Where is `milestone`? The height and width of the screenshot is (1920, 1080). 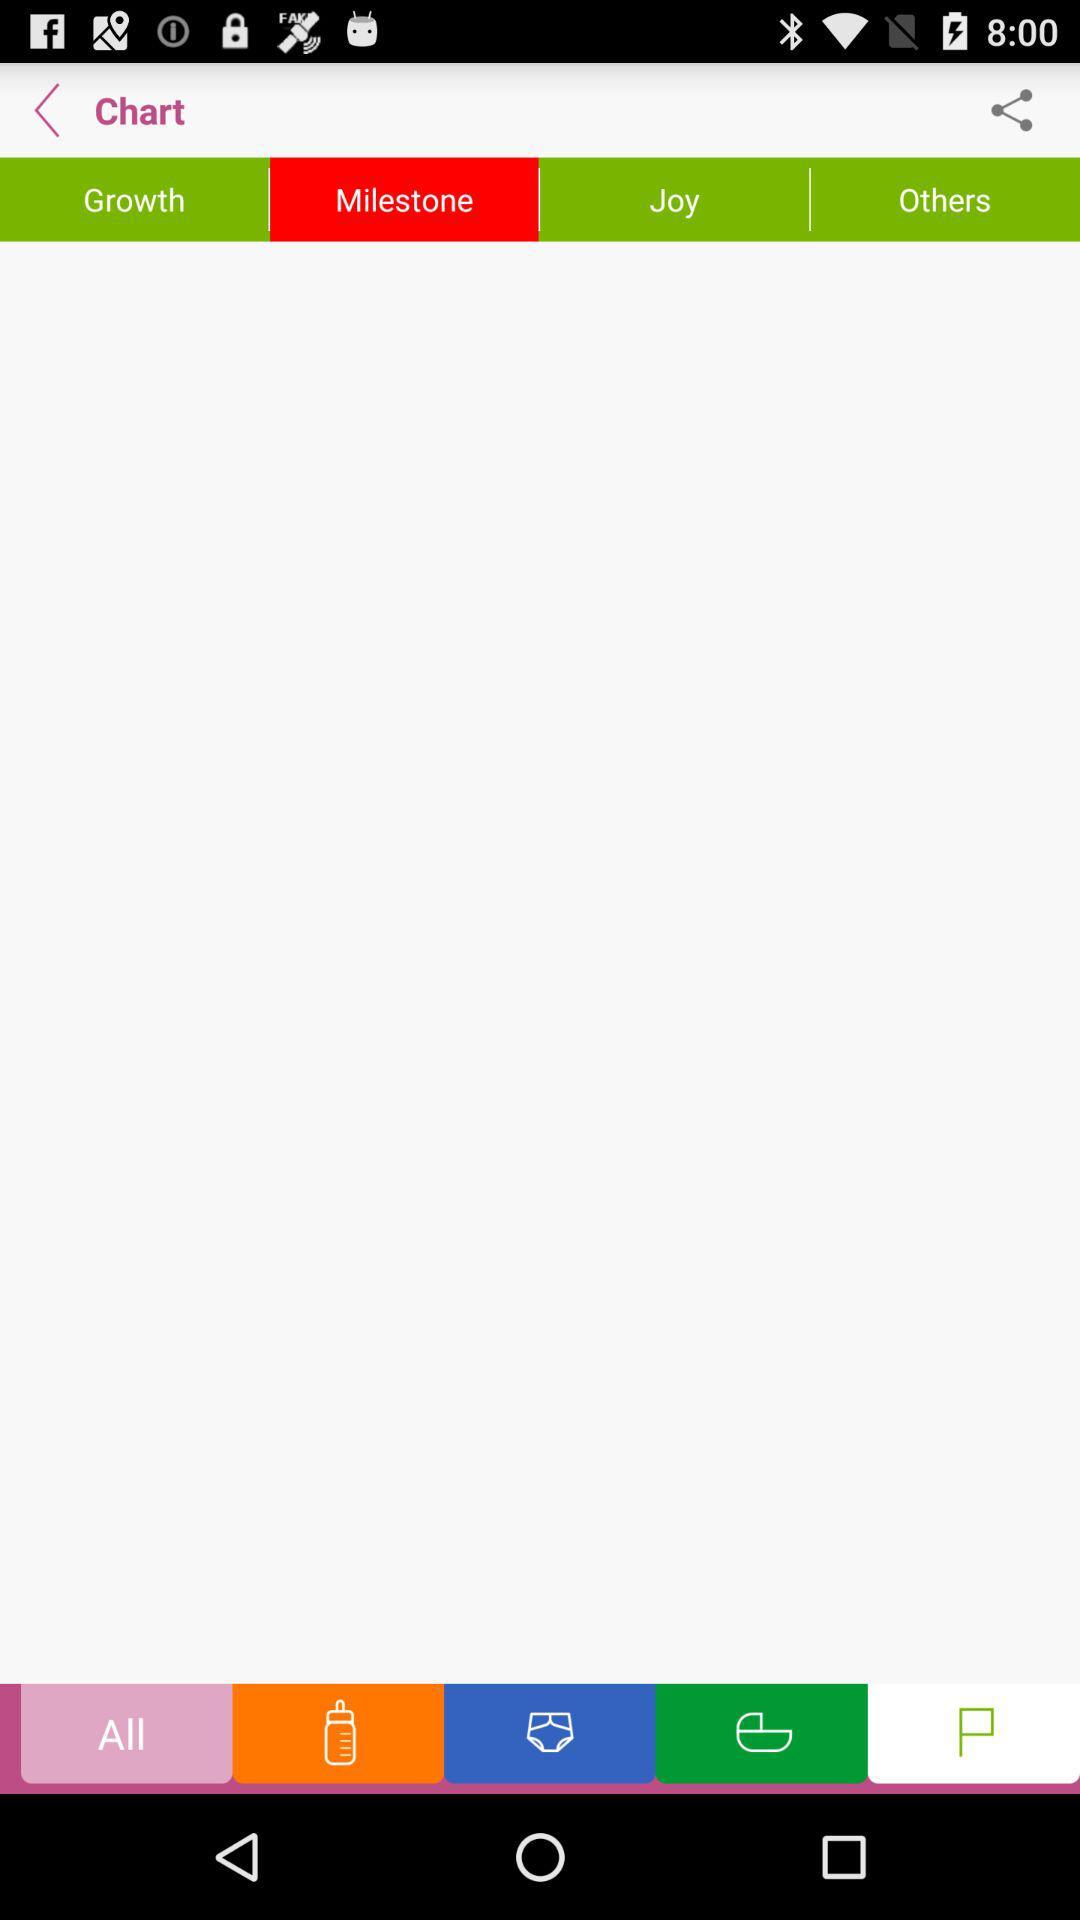 milestone is located at coordinates (404, 200).